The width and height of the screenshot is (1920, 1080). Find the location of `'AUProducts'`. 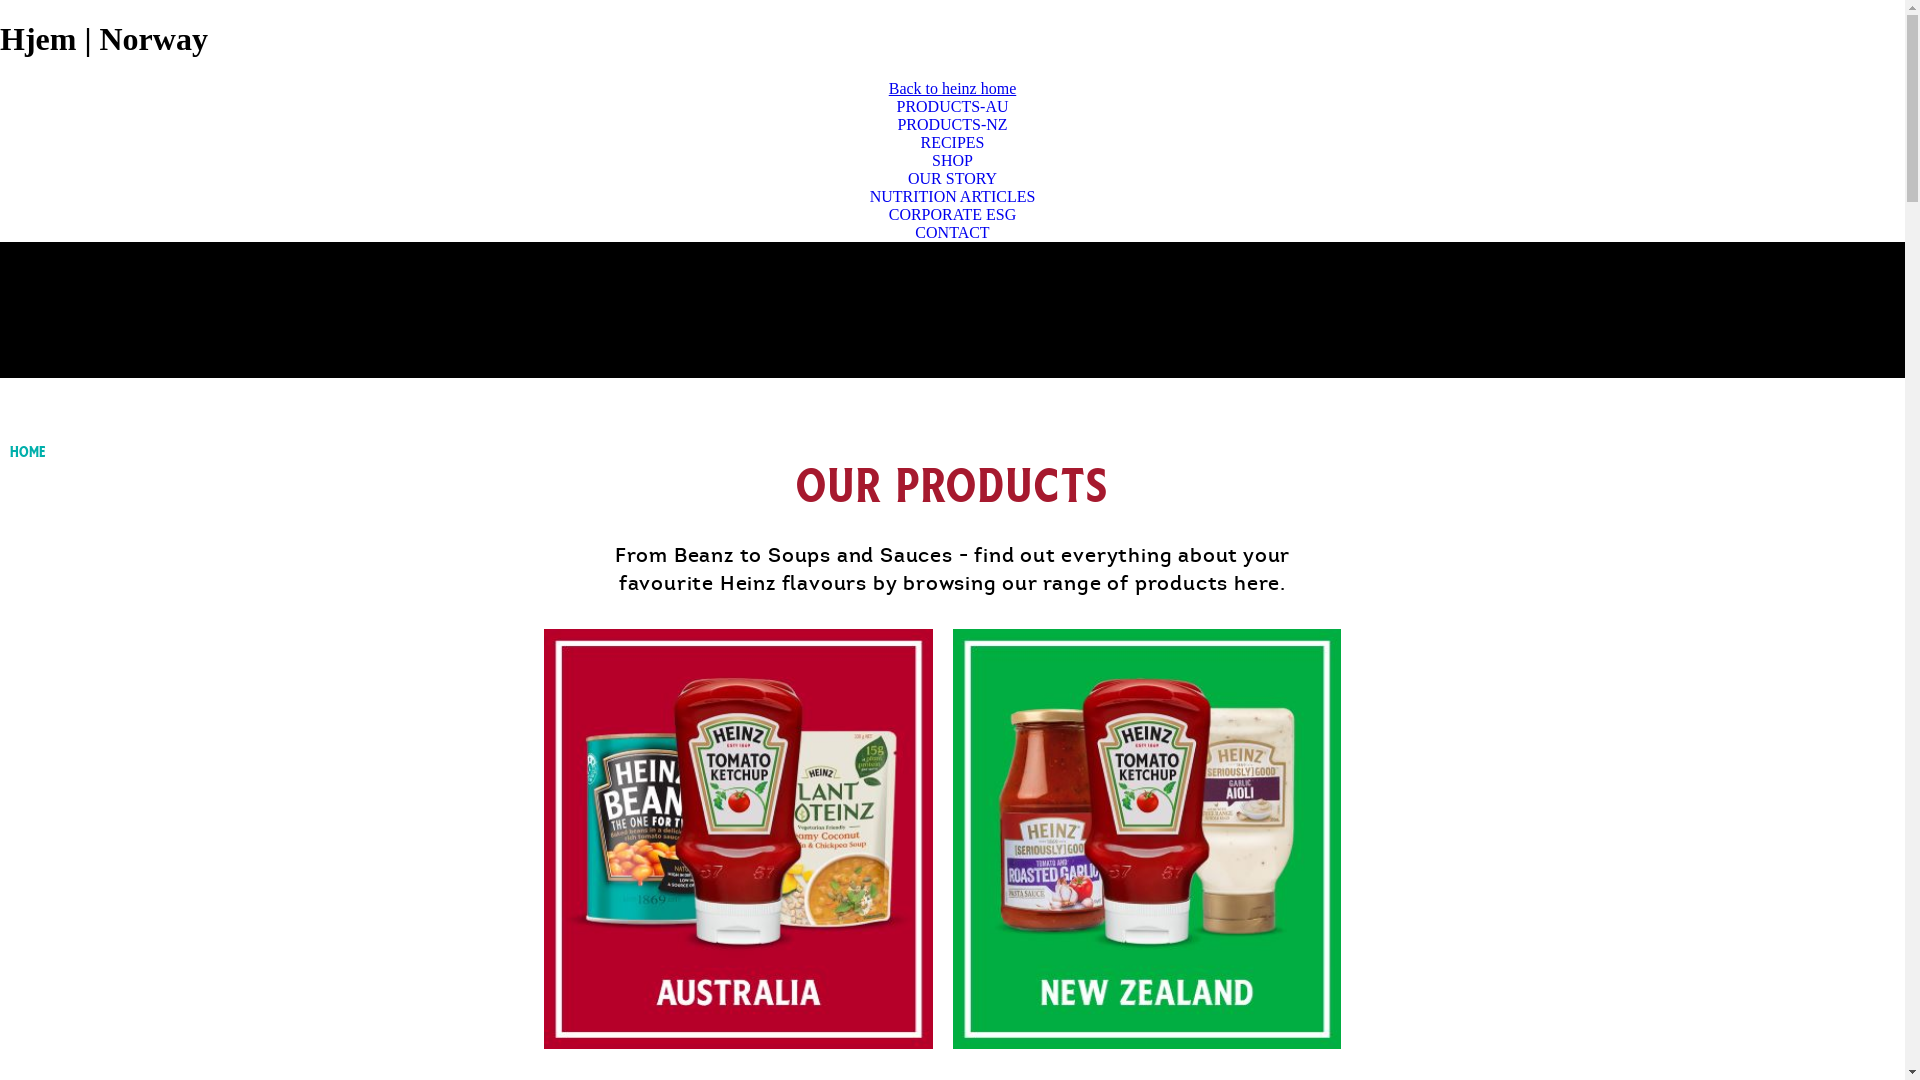

'AUProducts' is located at coordinates (737, 839).